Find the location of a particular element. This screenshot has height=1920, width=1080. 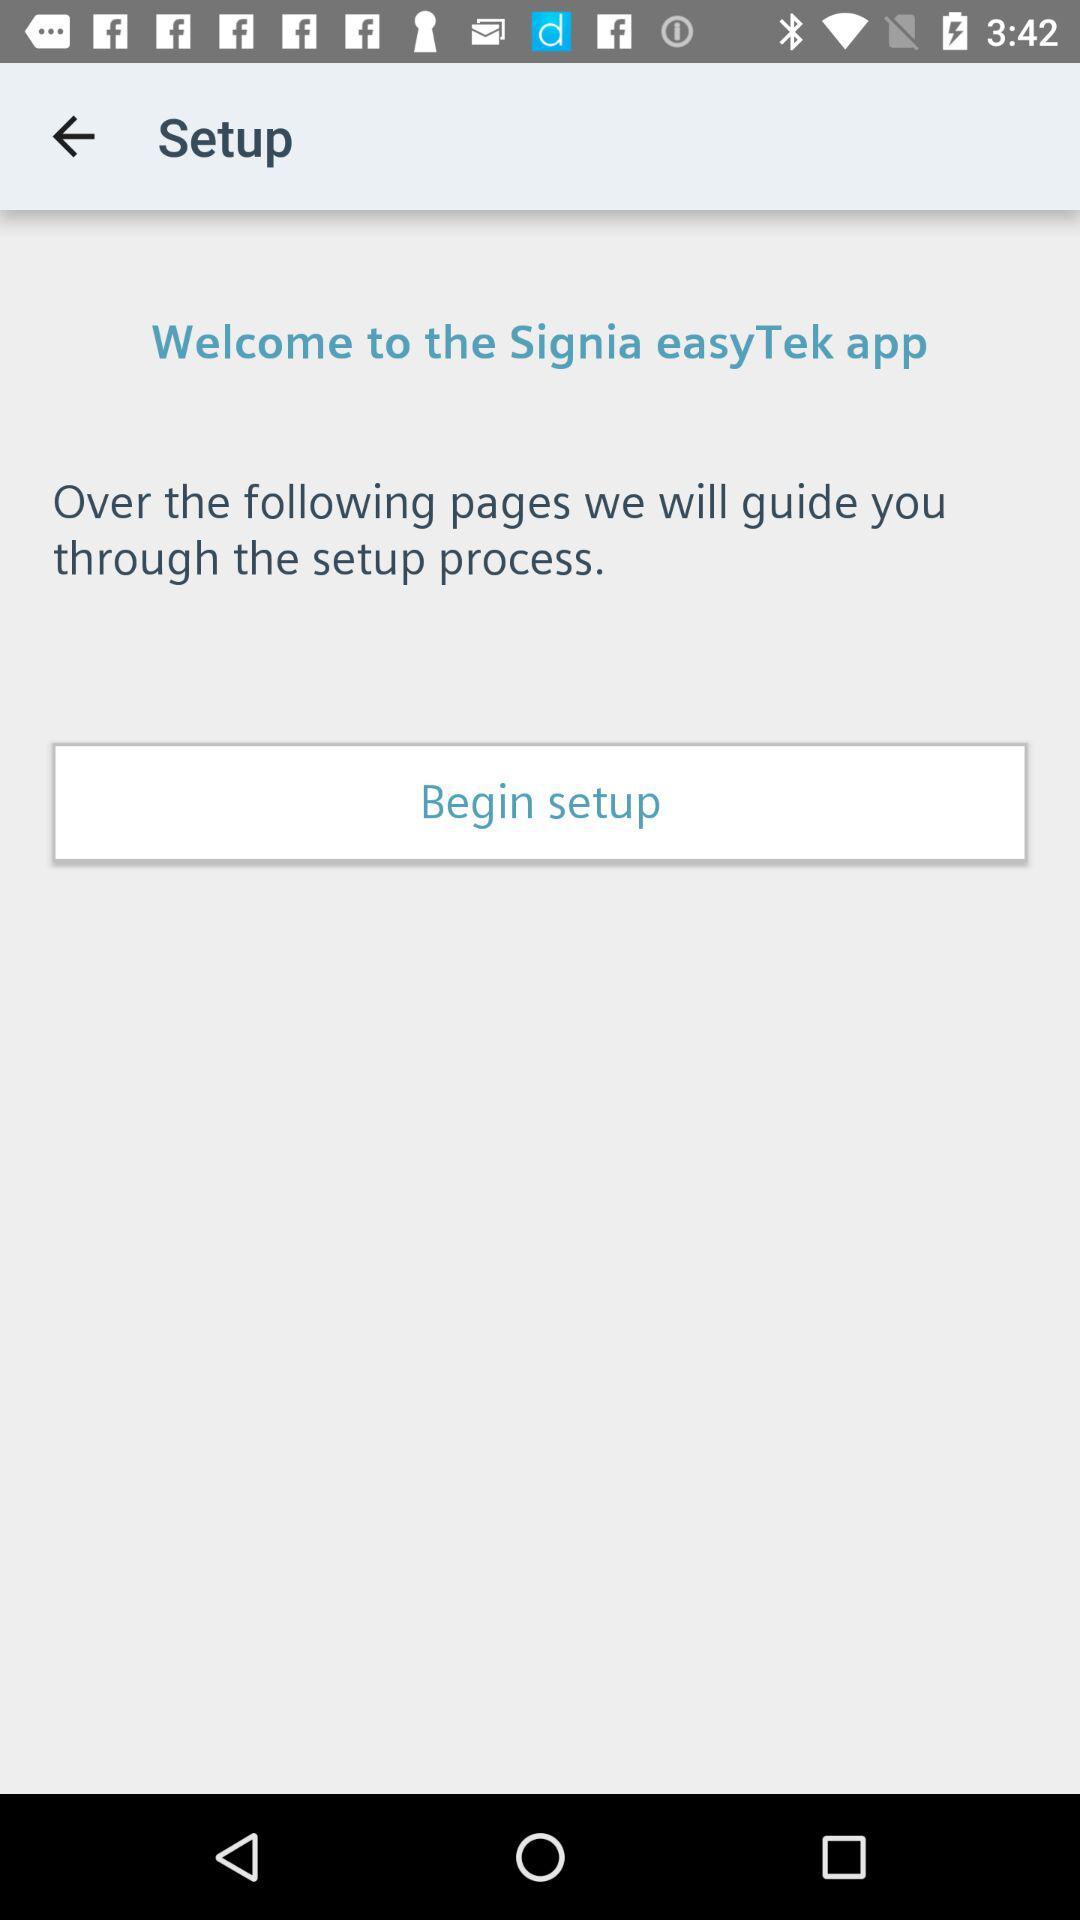

the begin setup is located at coordinates (540, 802).